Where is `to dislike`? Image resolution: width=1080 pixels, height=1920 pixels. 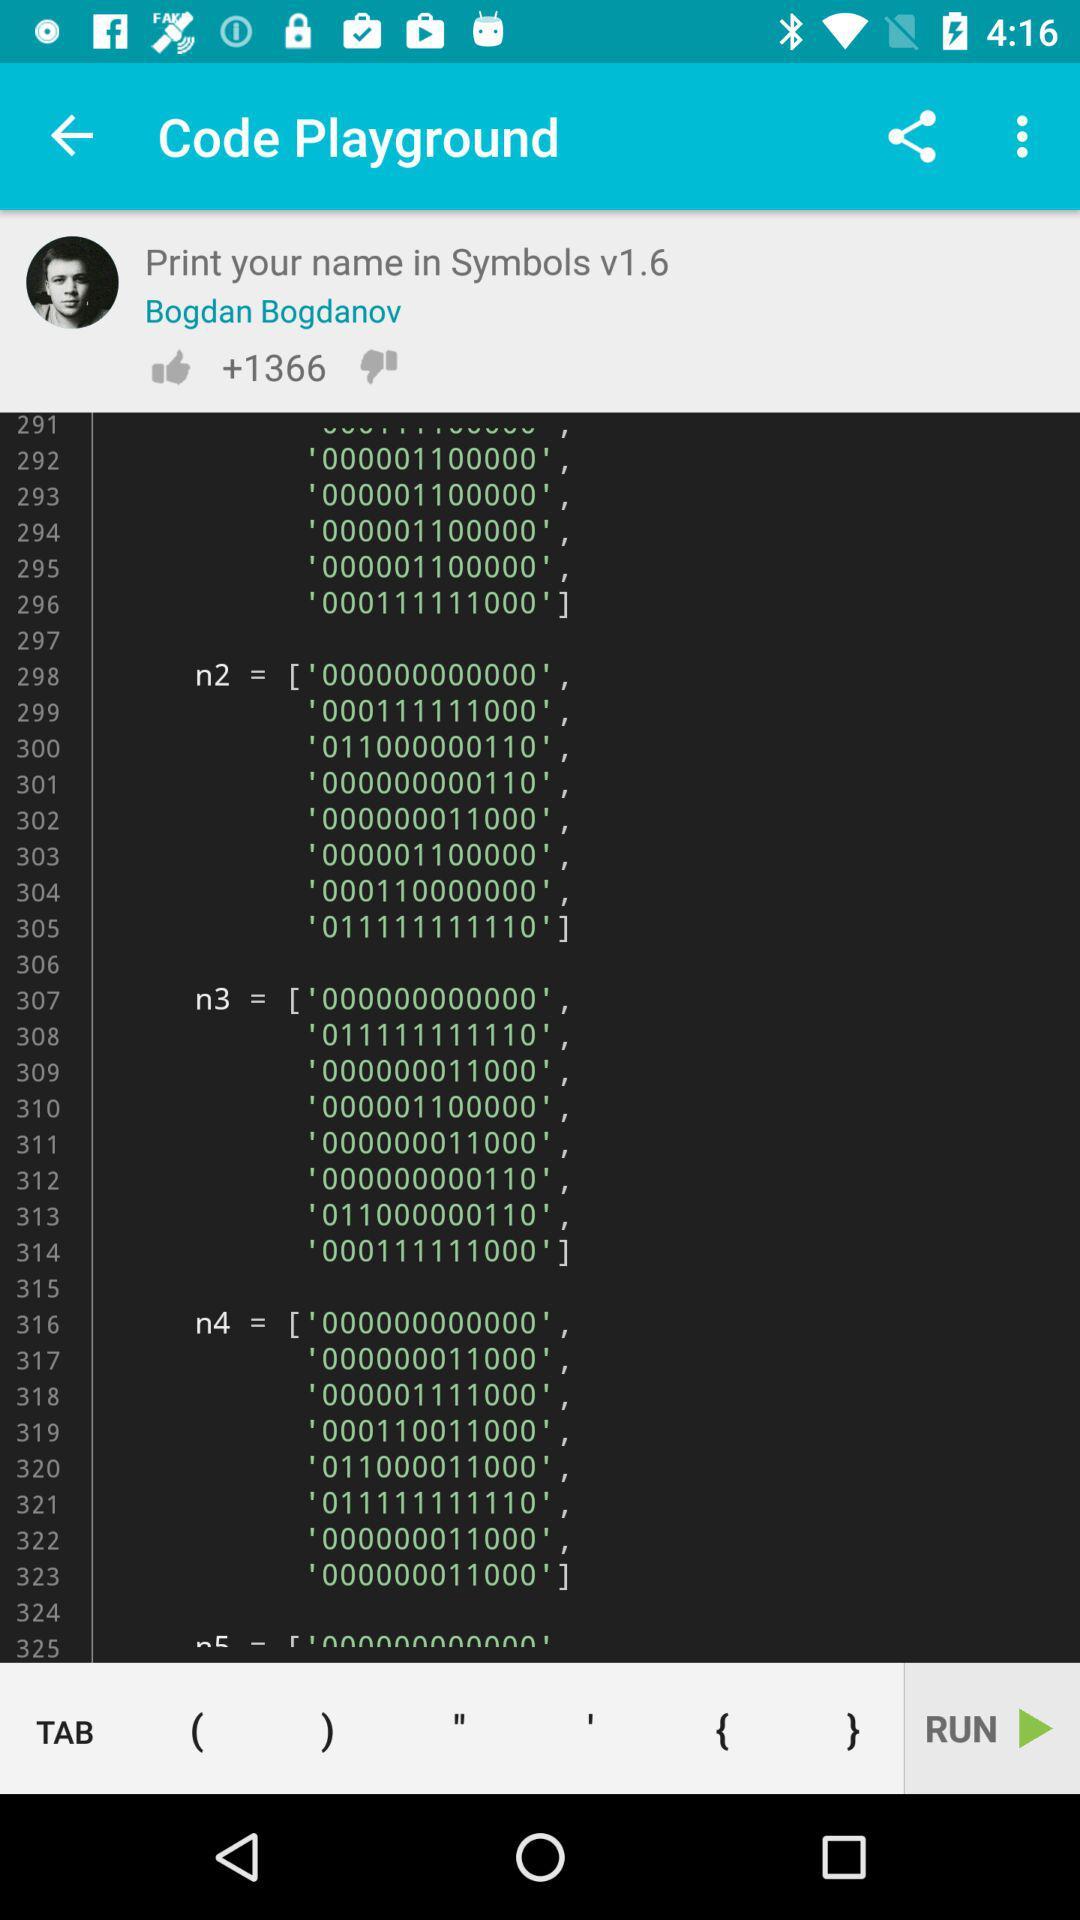 to dislike is located at coordinates (378, 366).